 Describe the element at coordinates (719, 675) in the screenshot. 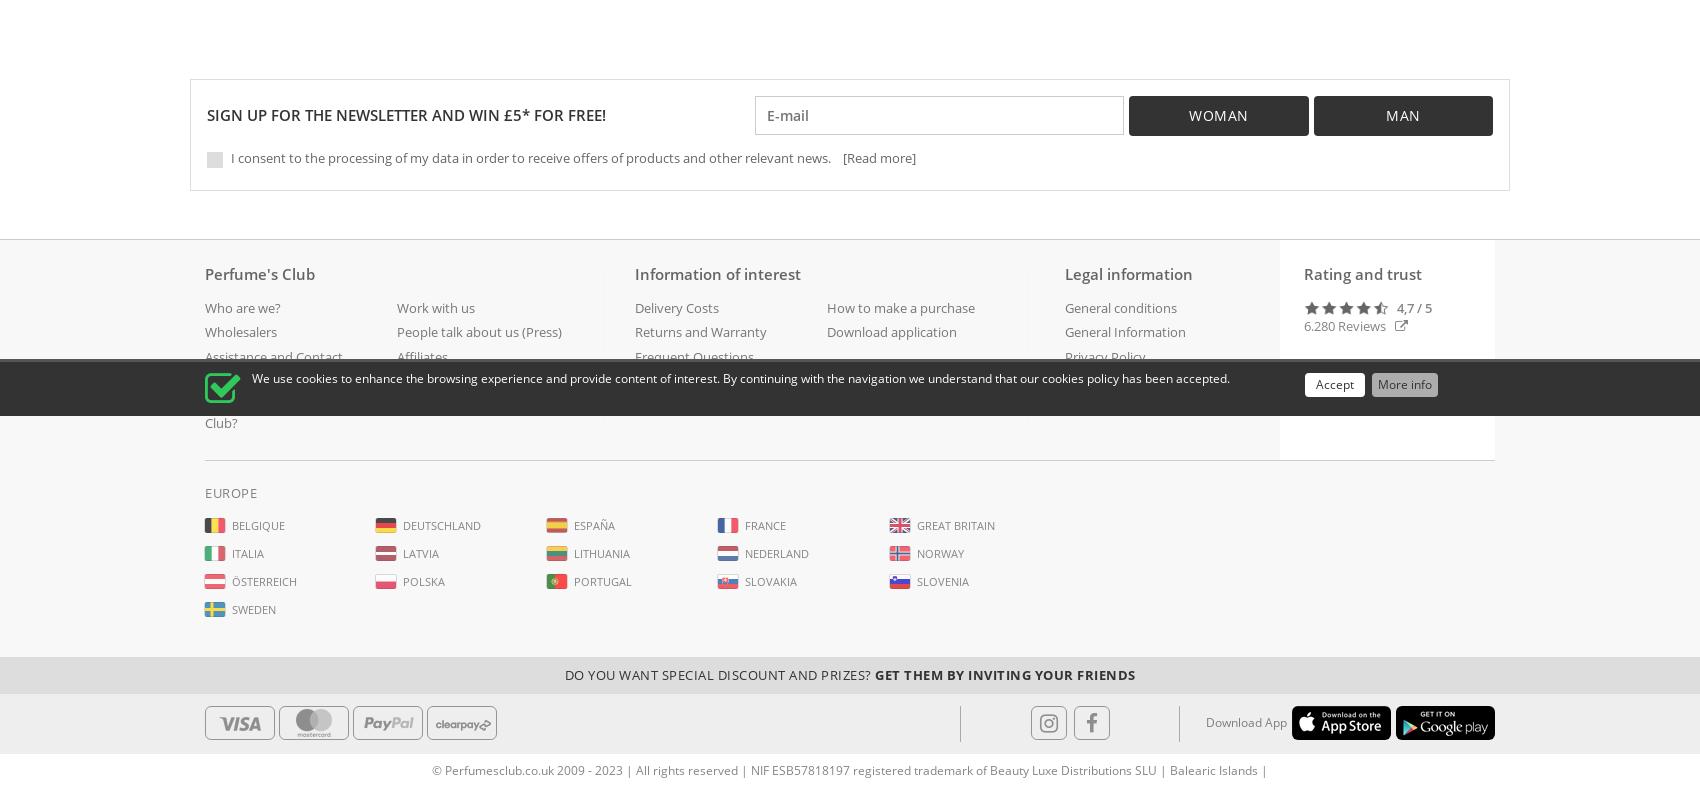

I see `'Do you want special discount and prizes?'` at that location.